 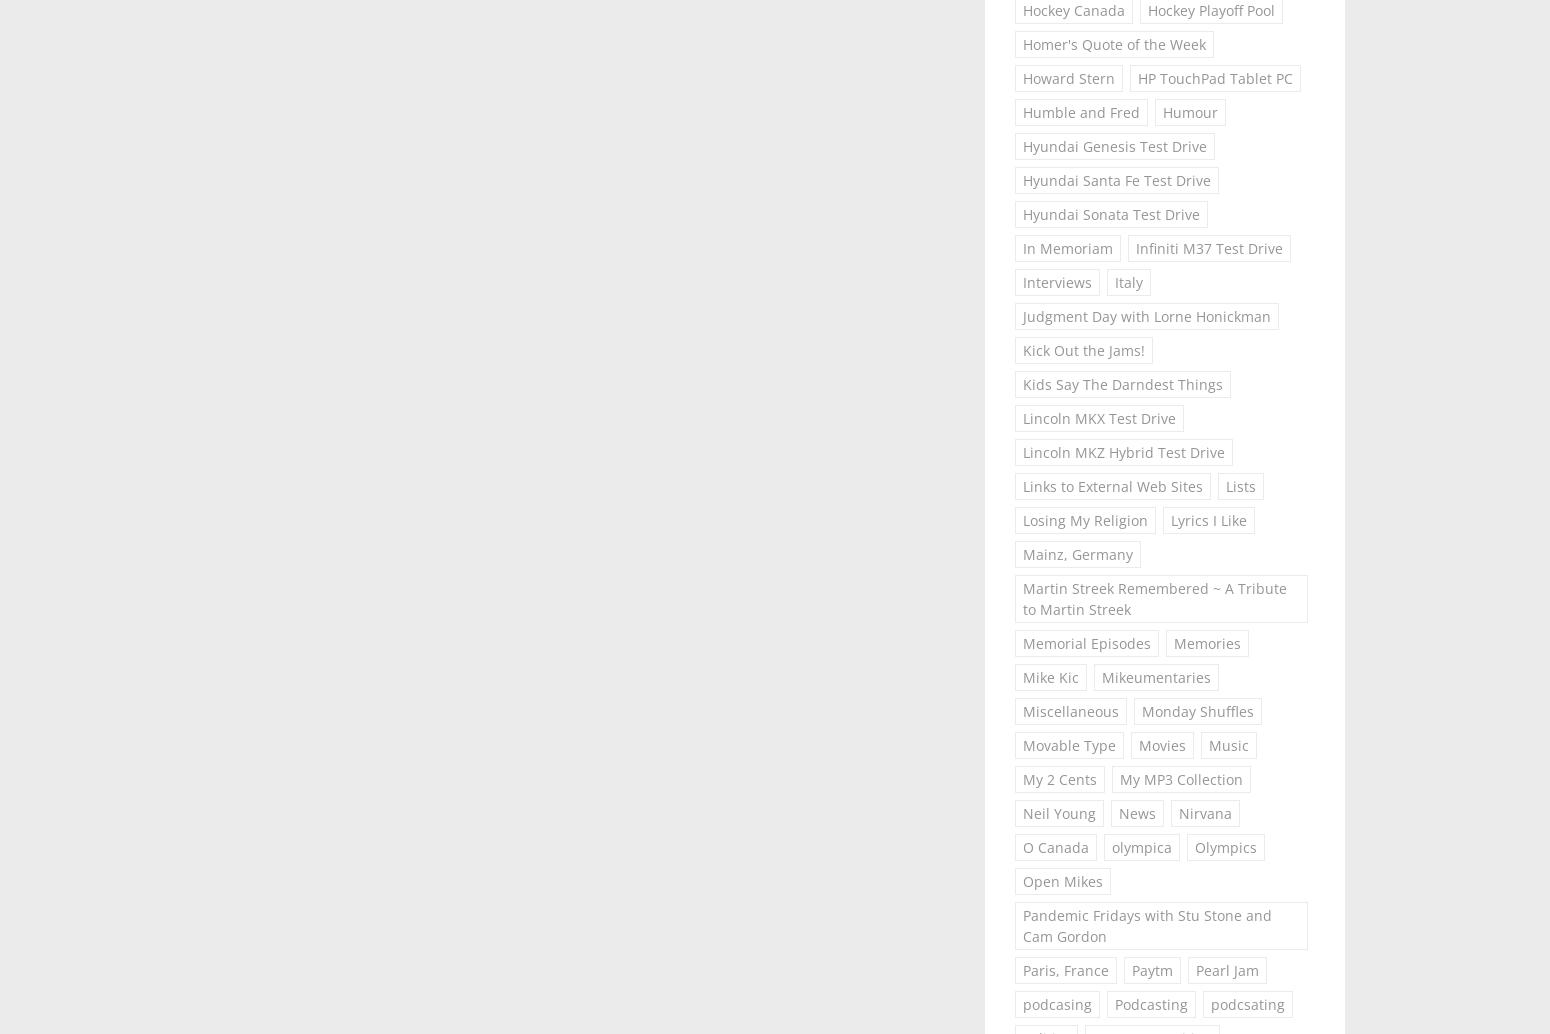 What do you see at coordinates (1112, 485) in the screenshot?
I see `'Links to External Web Sites'` at bounding box center [1112, 485].